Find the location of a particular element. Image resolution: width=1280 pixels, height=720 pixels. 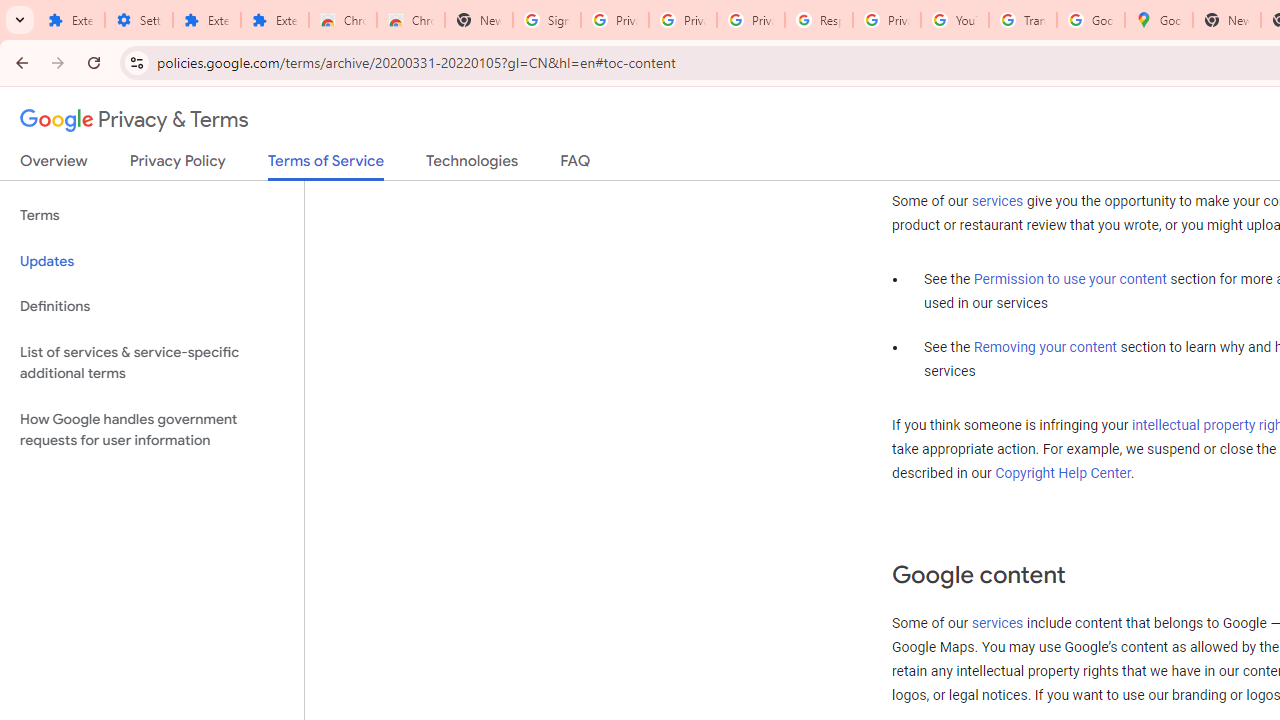

'How Google handles government requests for user information' is located at coordinates (151, 428).